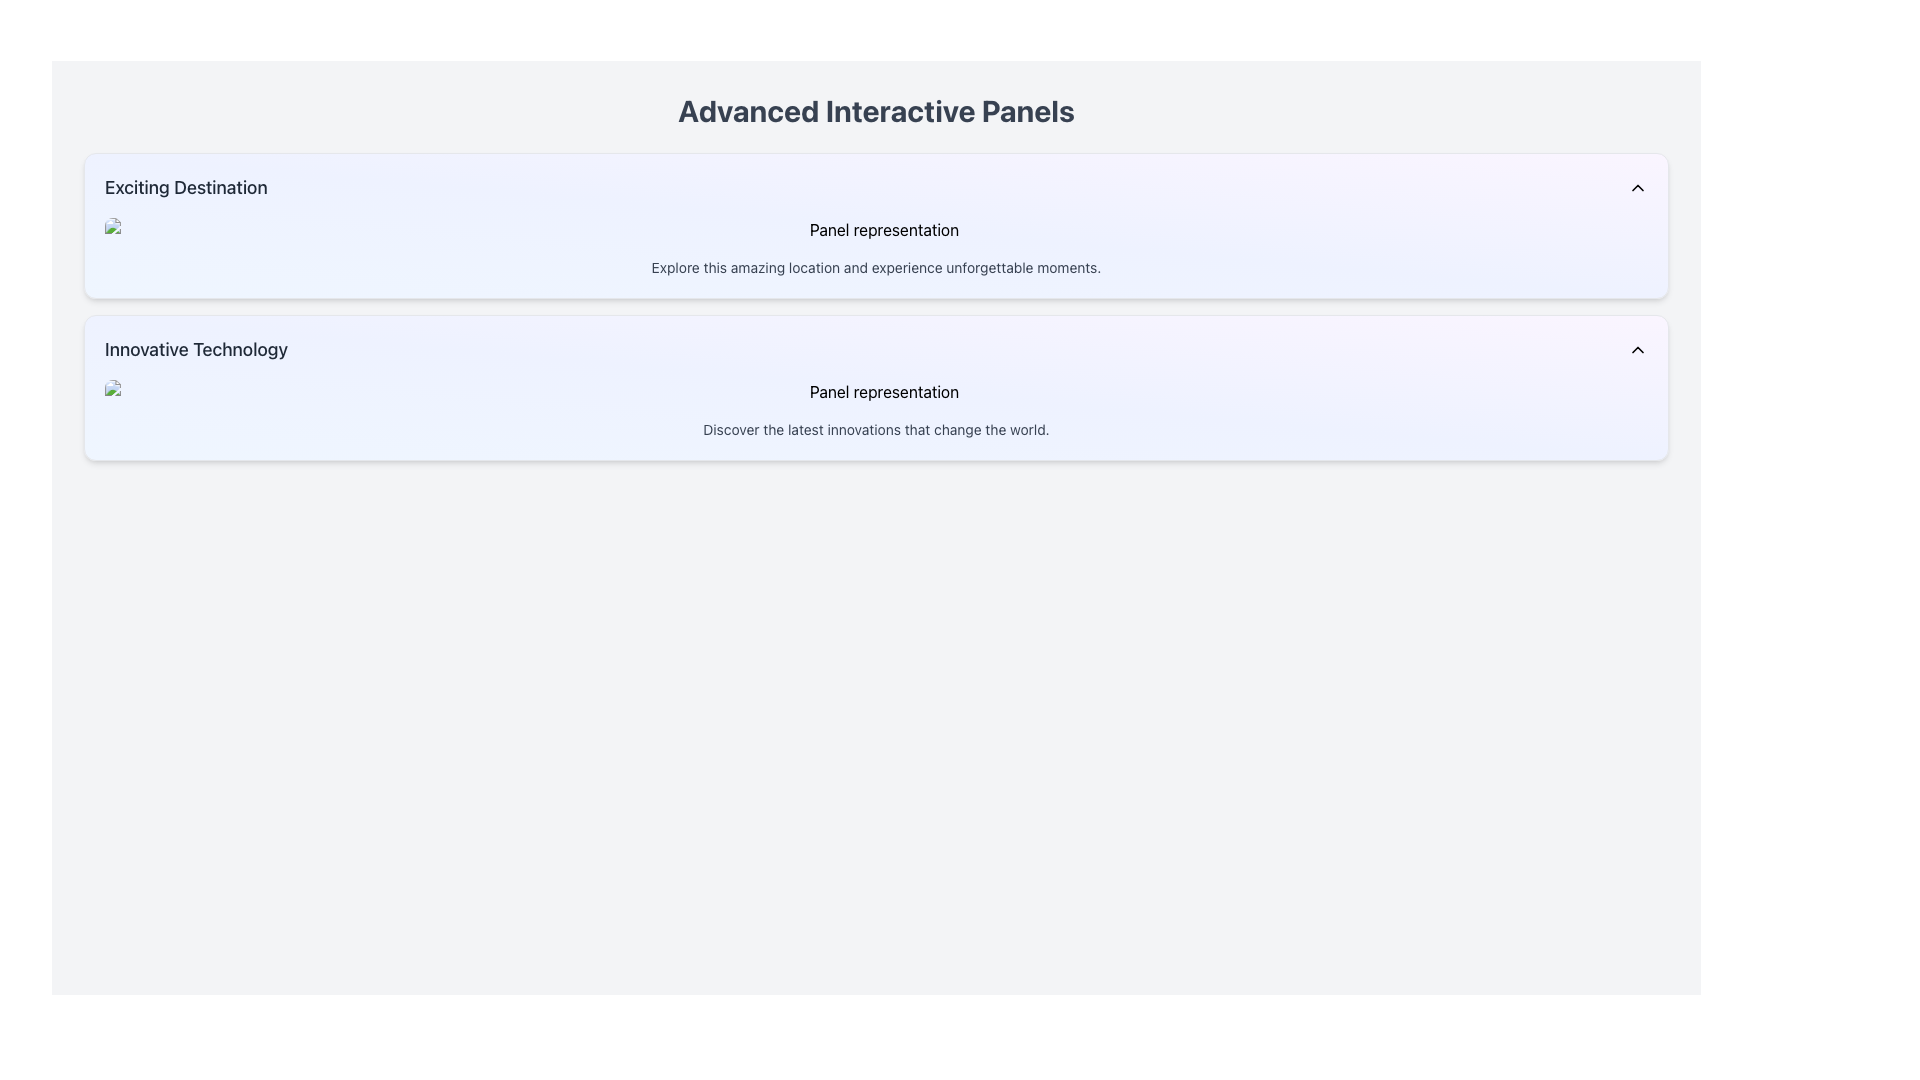 The height and width of the screenshot is (1080, 1920). I want to click on the upward-pointing chevron icon located at the far-right of the 'Exciting Destination' section, so click(1637, 188).